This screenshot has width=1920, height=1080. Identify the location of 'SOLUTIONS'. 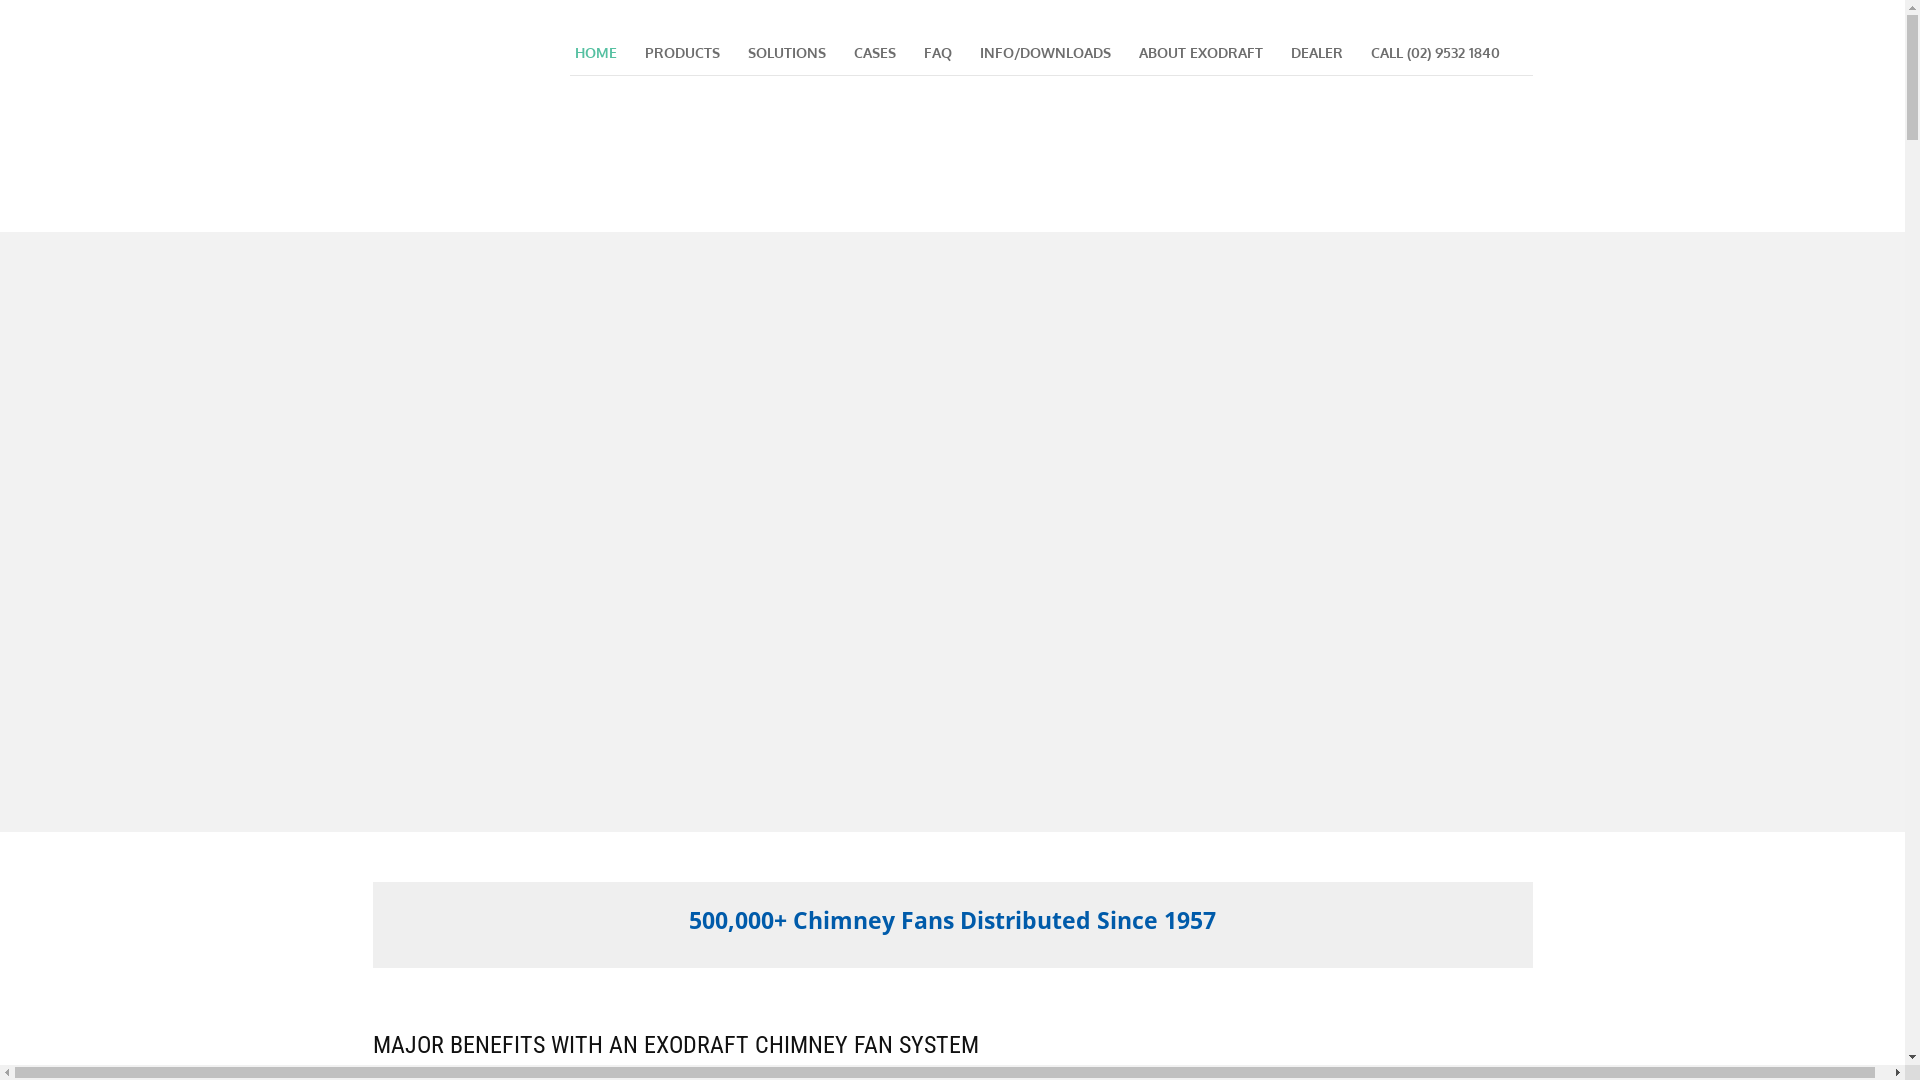
(785, 52).